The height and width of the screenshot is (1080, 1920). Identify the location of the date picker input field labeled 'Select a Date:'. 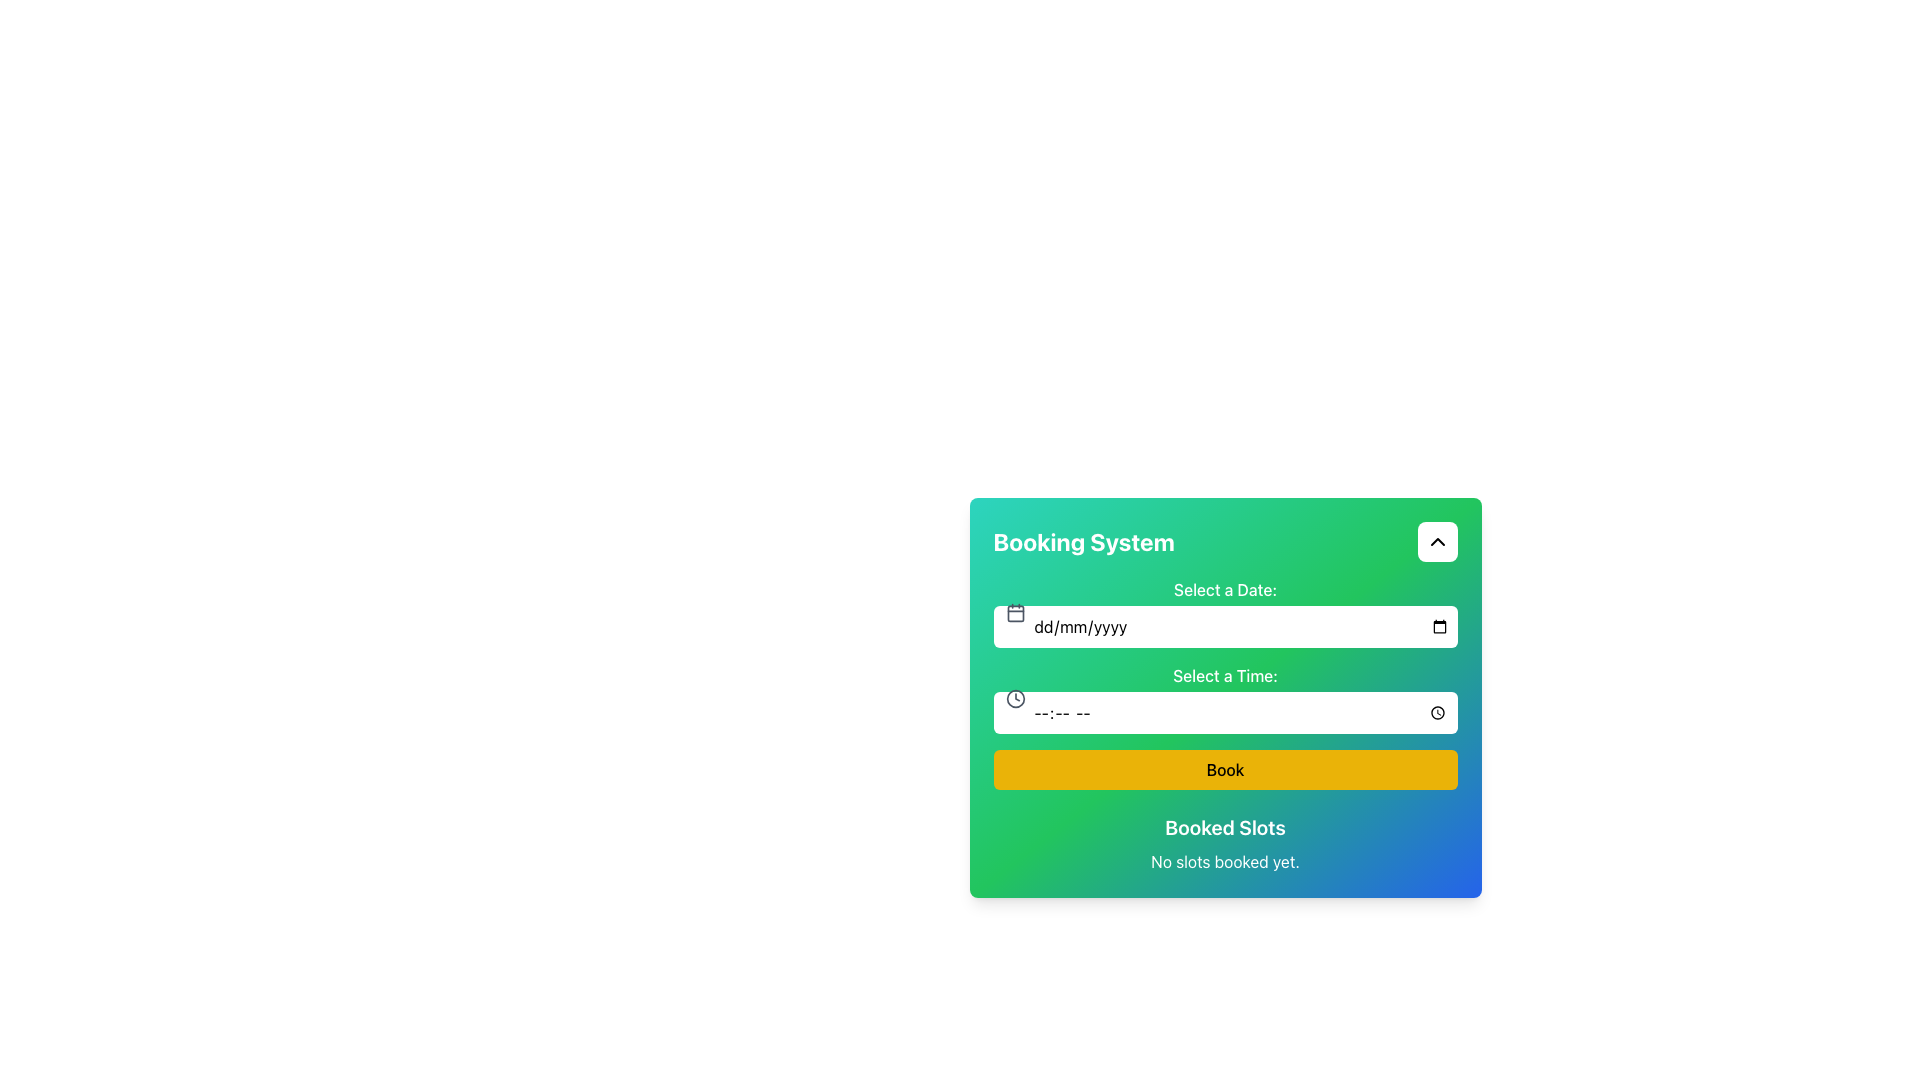
(1224, 612).